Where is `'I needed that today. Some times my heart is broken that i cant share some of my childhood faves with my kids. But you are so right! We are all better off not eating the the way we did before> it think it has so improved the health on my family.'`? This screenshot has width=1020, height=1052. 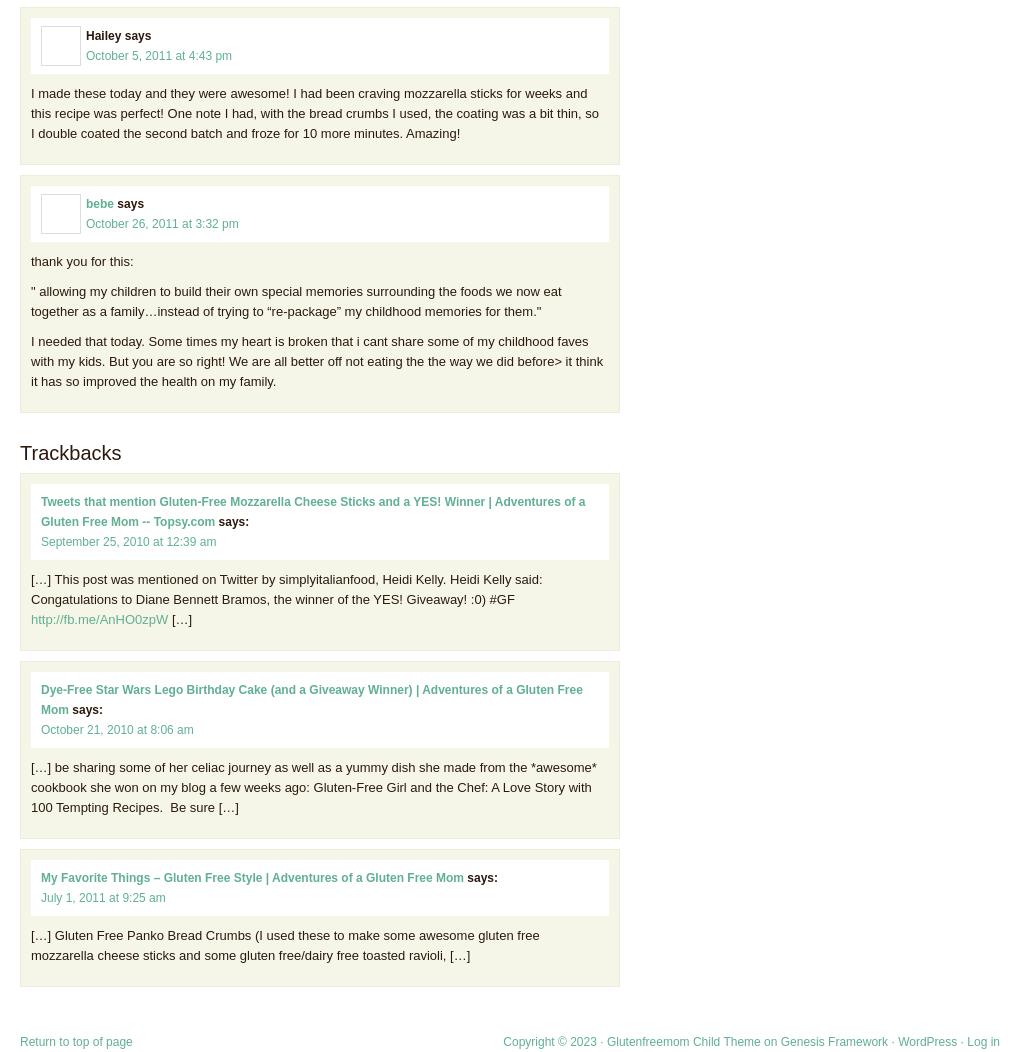 'I needed that today. Some times my heart is broken that i cant share some of my childhood faves with my kids. But you are so right! We are all better off not eating the the way we did before> it think it has so improved the health on my family.' is located at coordinates (317, 360).